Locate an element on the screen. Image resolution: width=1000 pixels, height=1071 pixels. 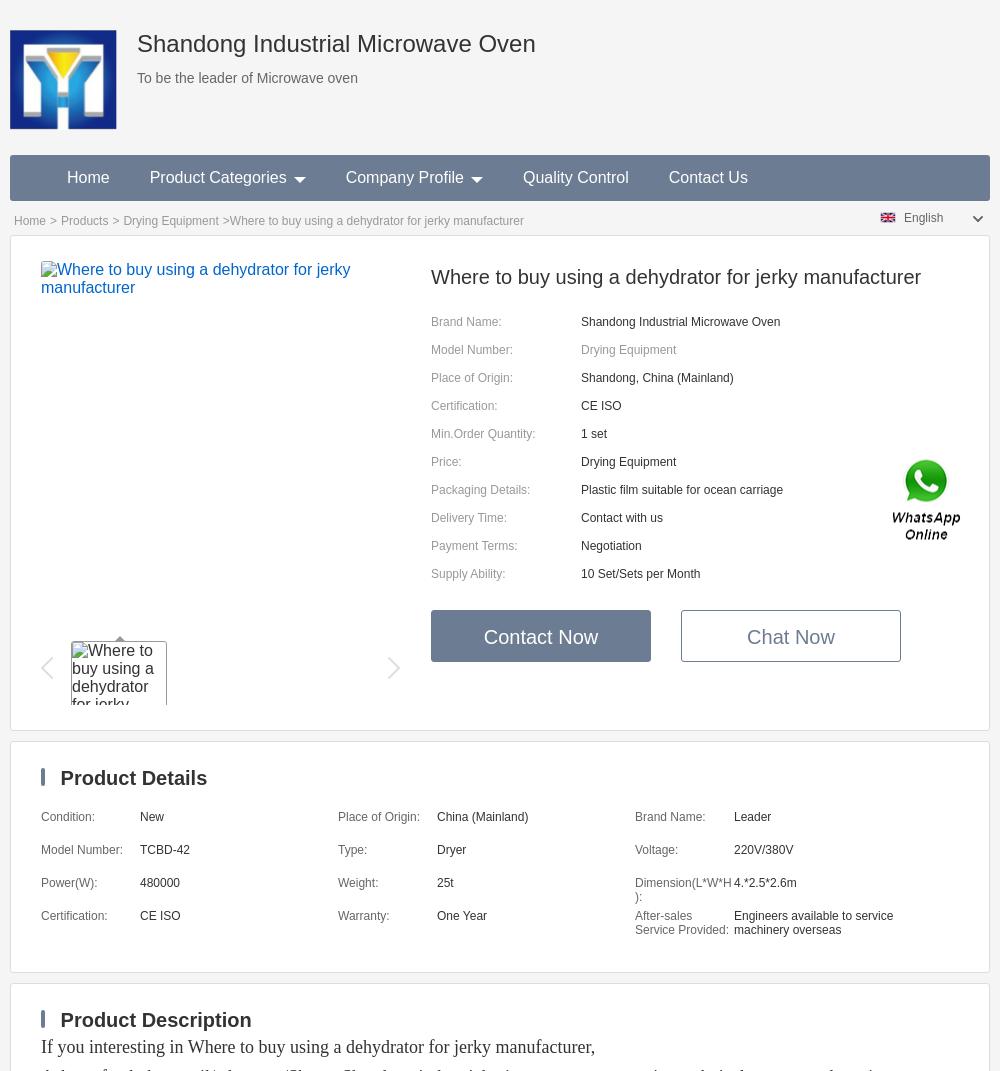
'Voltage:' is located at coordinates (656, 850).